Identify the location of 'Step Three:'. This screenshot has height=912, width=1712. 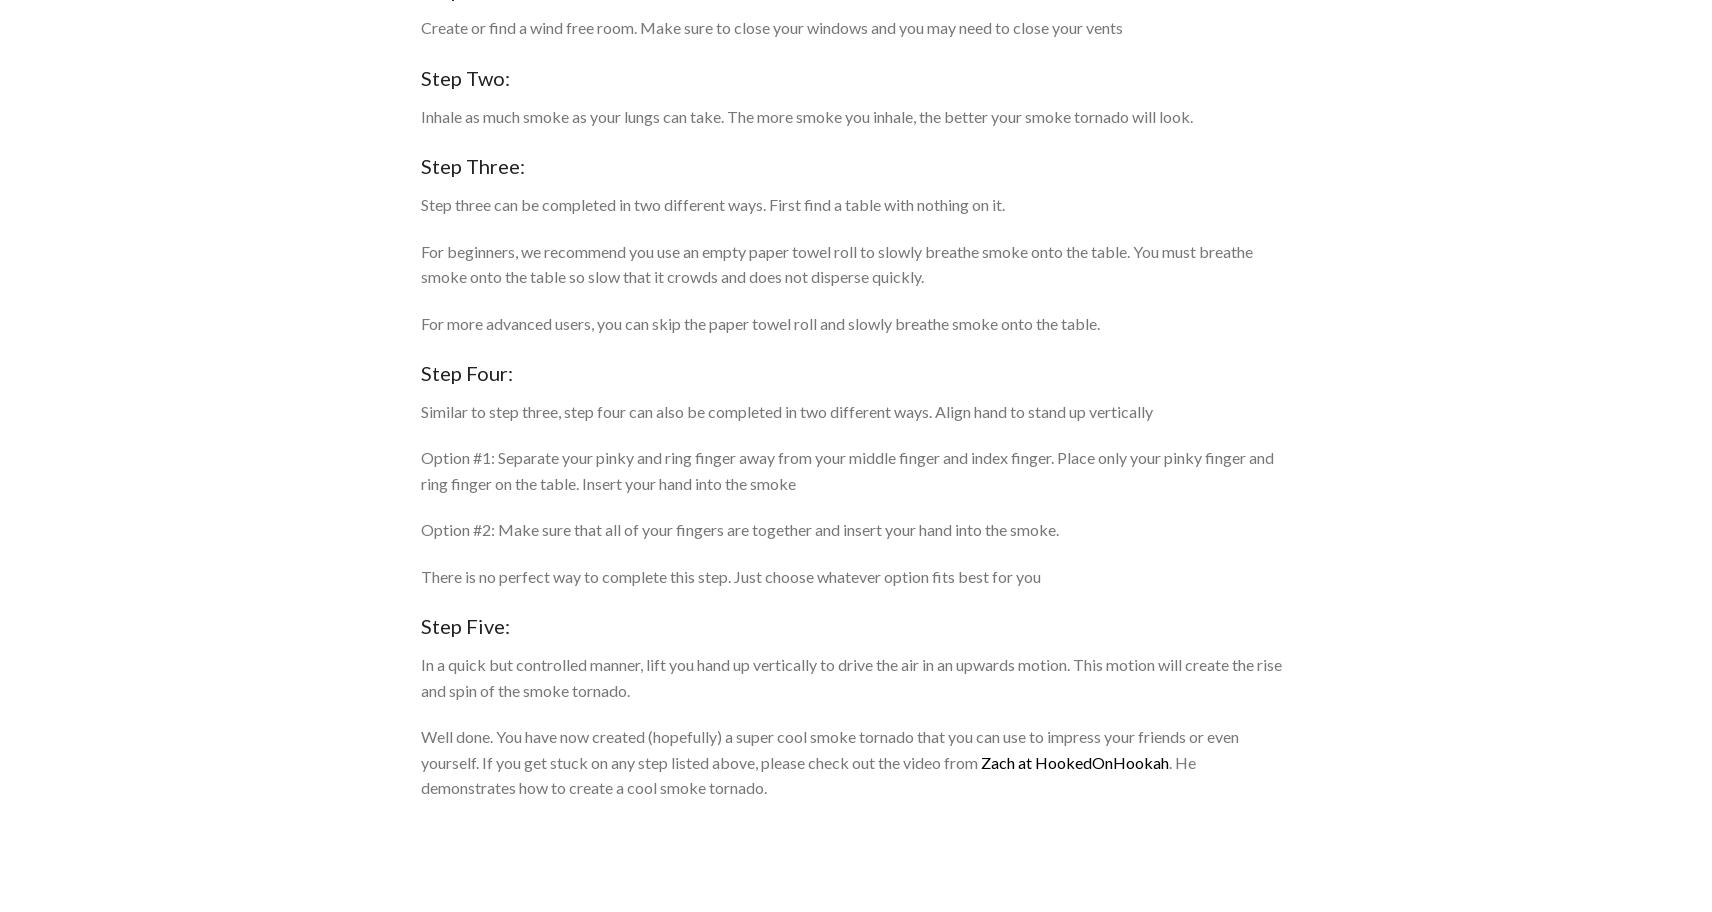
(472, 165).